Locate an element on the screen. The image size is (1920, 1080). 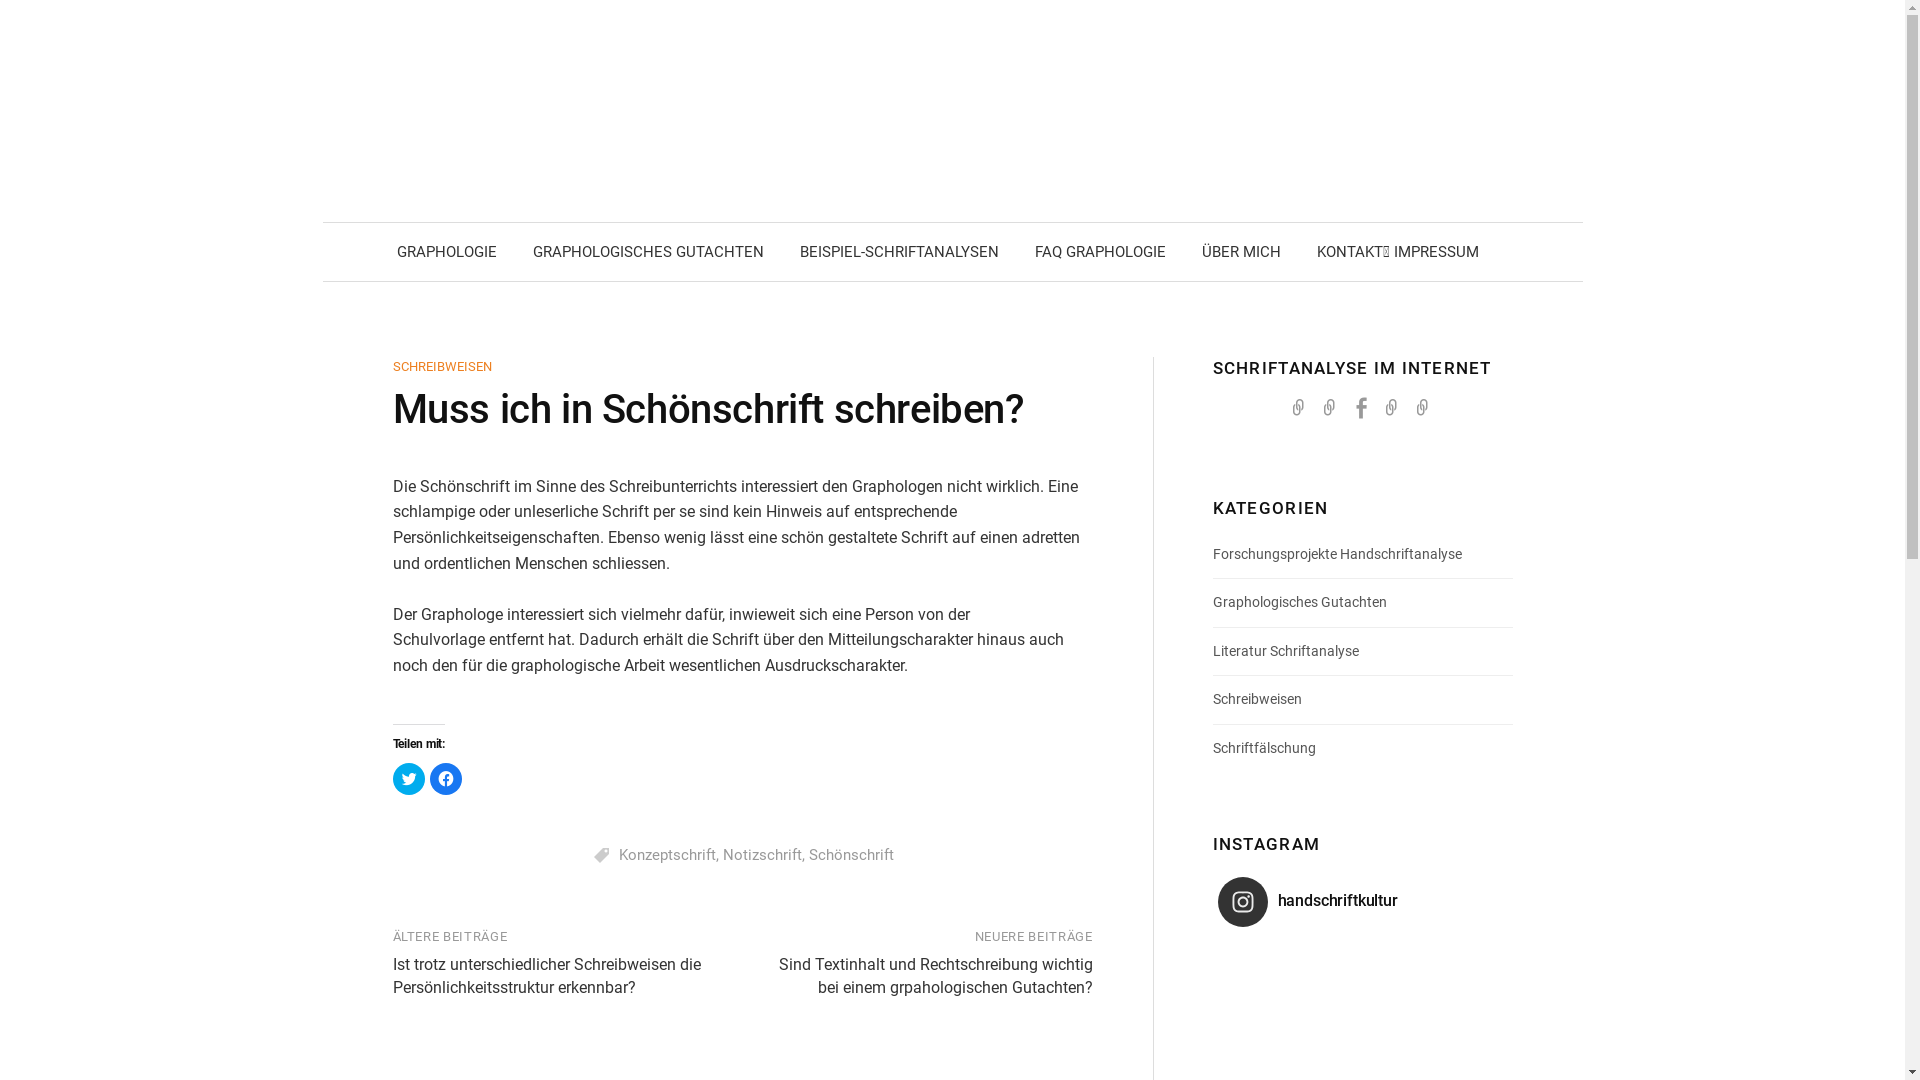
'Notizschrift' is located at coordinates (722, 855).